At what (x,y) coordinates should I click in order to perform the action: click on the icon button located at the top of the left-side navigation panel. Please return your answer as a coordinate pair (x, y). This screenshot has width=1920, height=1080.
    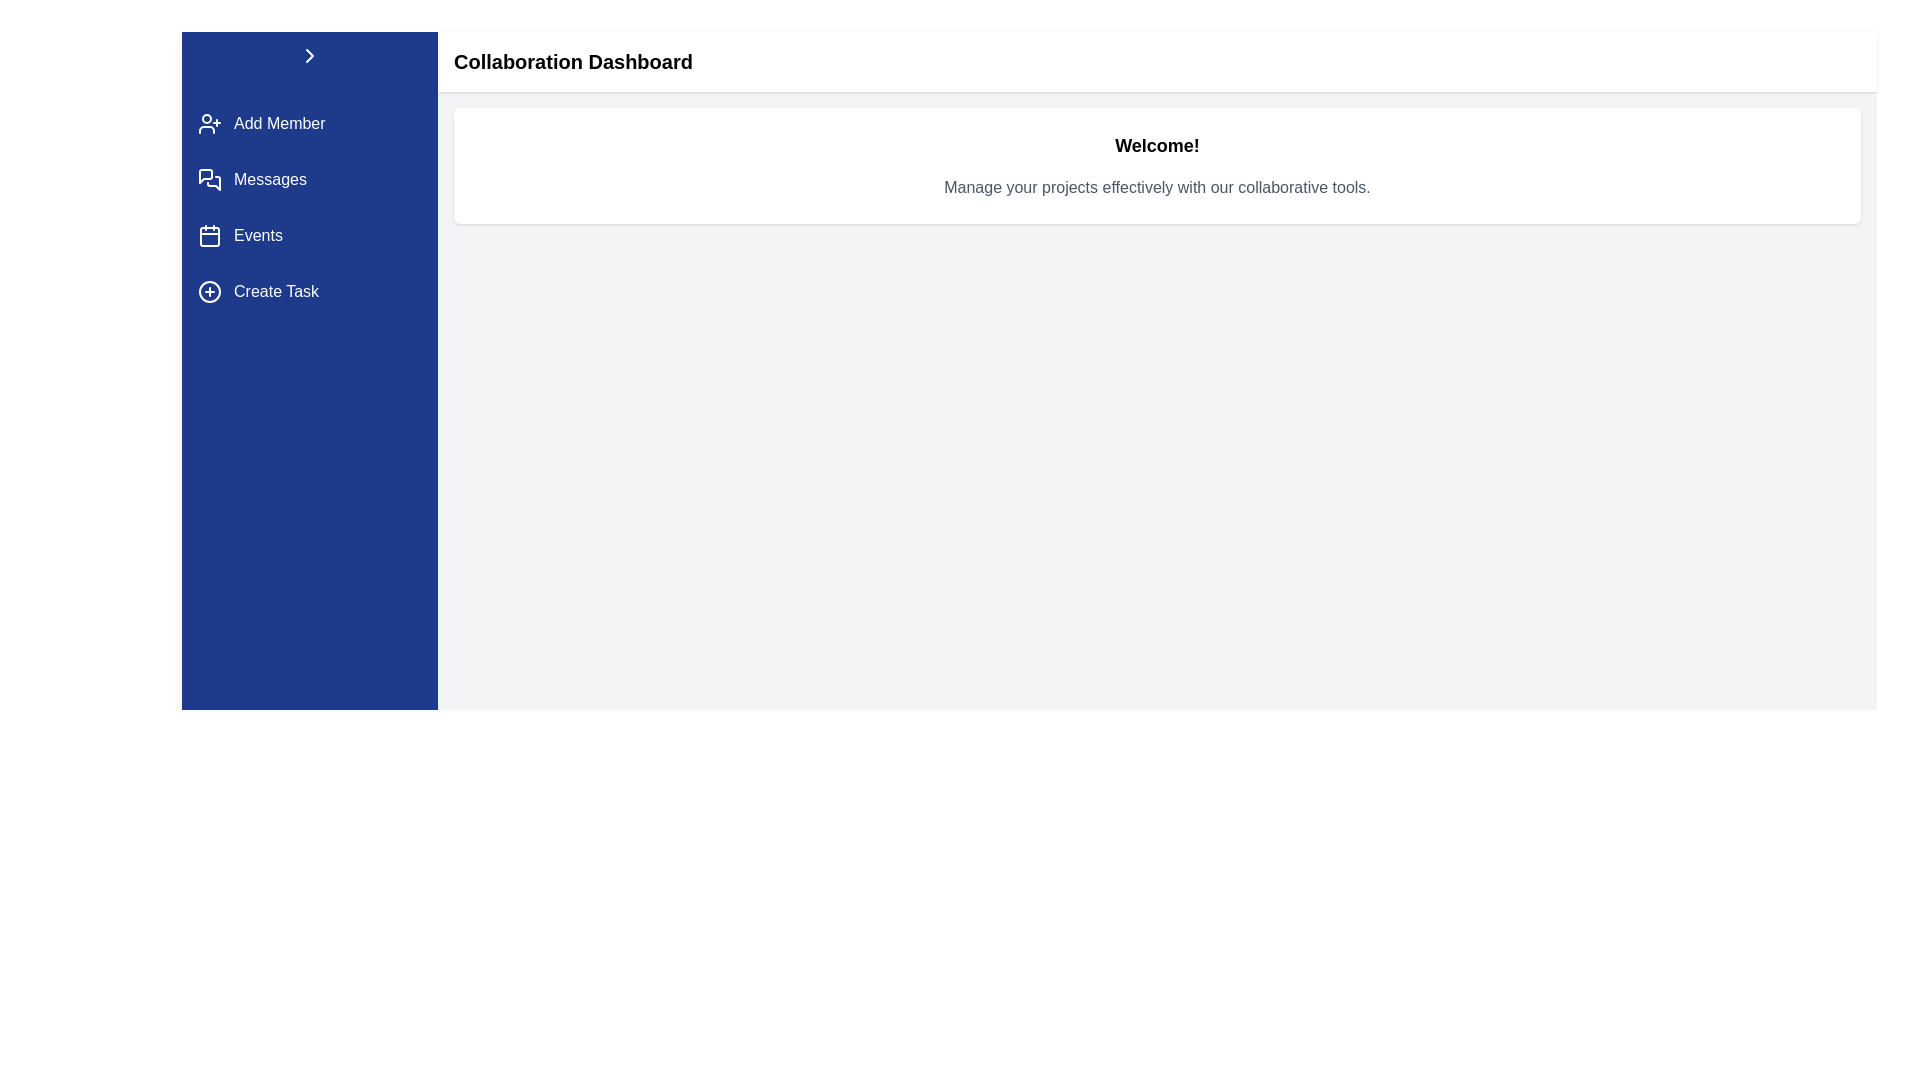
    Looking at the image, I should click on (210, 123).